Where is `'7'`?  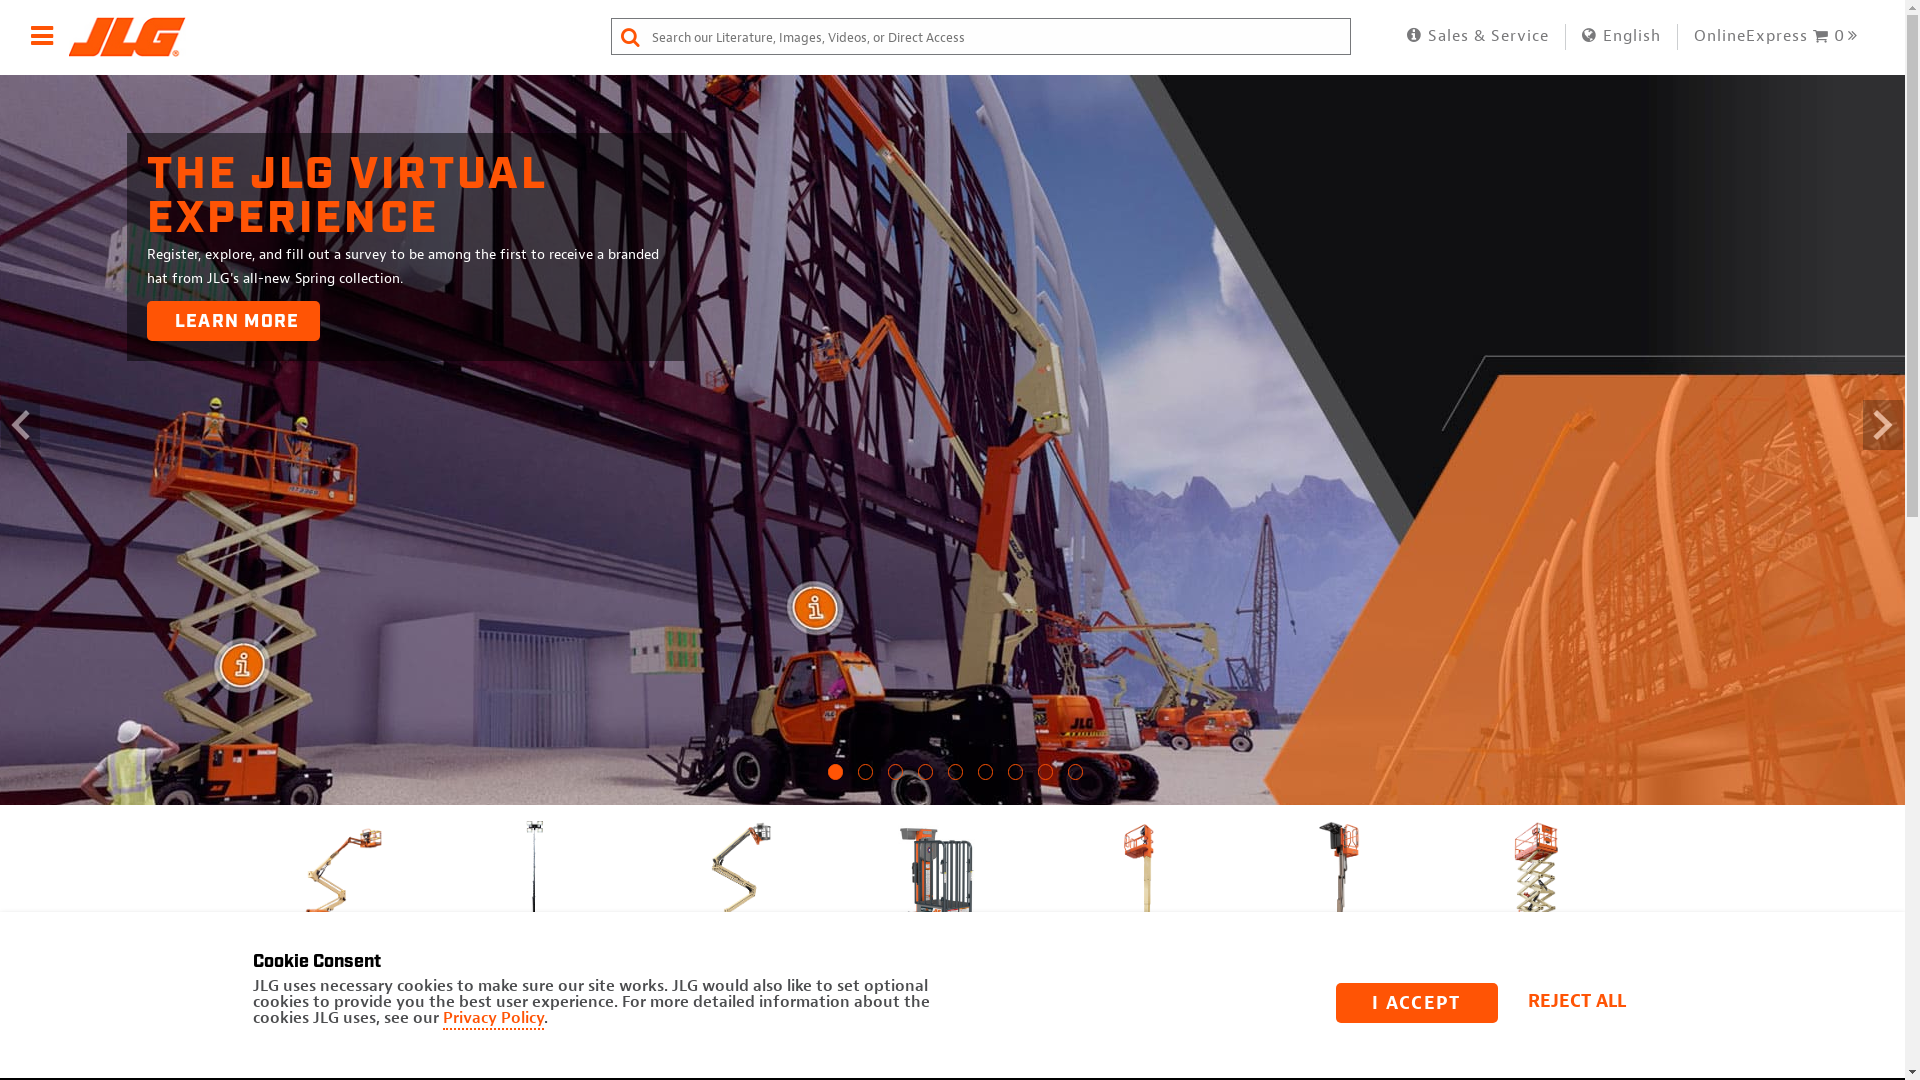 '7' is located at coordinates (1015, 778).